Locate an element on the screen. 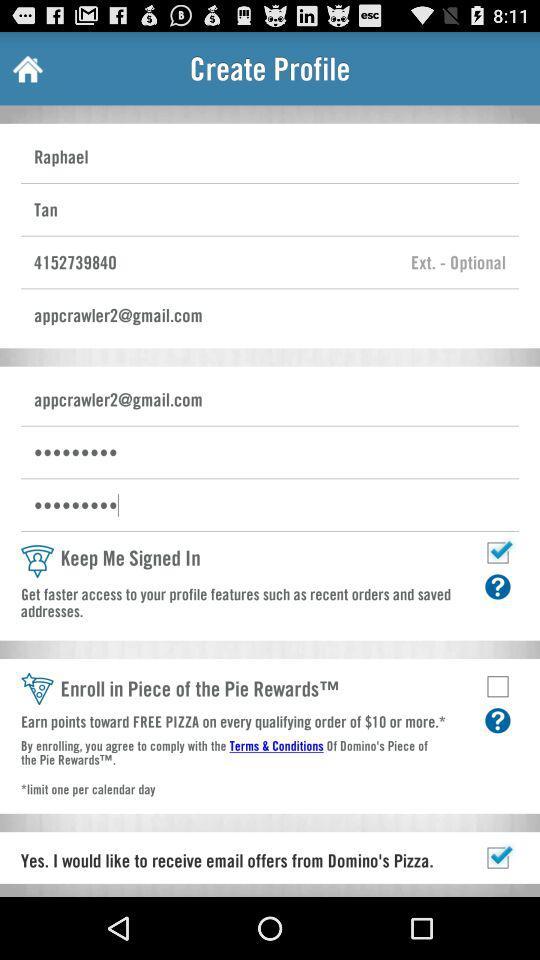 This screenshot has height=960, width=540. more info about keep me signed in function is located at coordinates (496, 586).